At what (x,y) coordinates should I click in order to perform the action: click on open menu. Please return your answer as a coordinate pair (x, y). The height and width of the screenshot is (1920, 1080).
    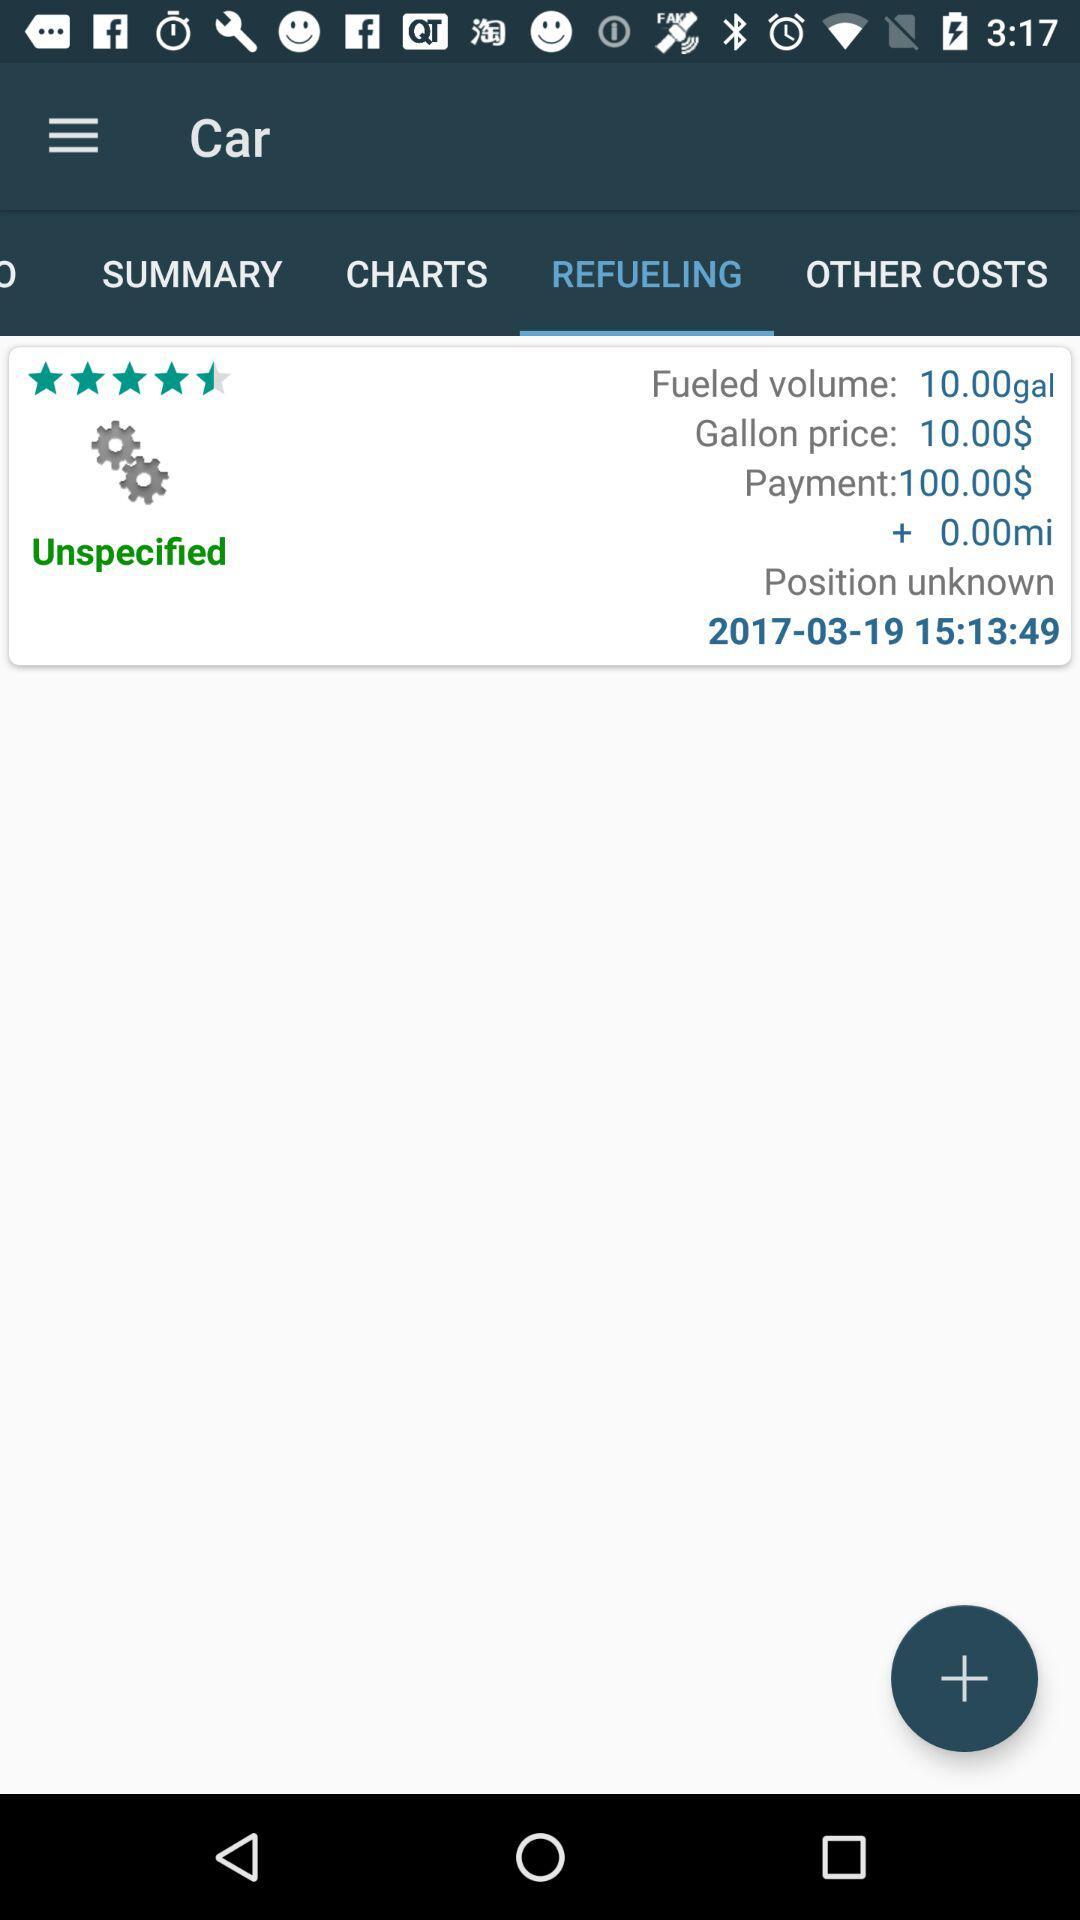
    Looking at the image, I should click on (963, 1678).